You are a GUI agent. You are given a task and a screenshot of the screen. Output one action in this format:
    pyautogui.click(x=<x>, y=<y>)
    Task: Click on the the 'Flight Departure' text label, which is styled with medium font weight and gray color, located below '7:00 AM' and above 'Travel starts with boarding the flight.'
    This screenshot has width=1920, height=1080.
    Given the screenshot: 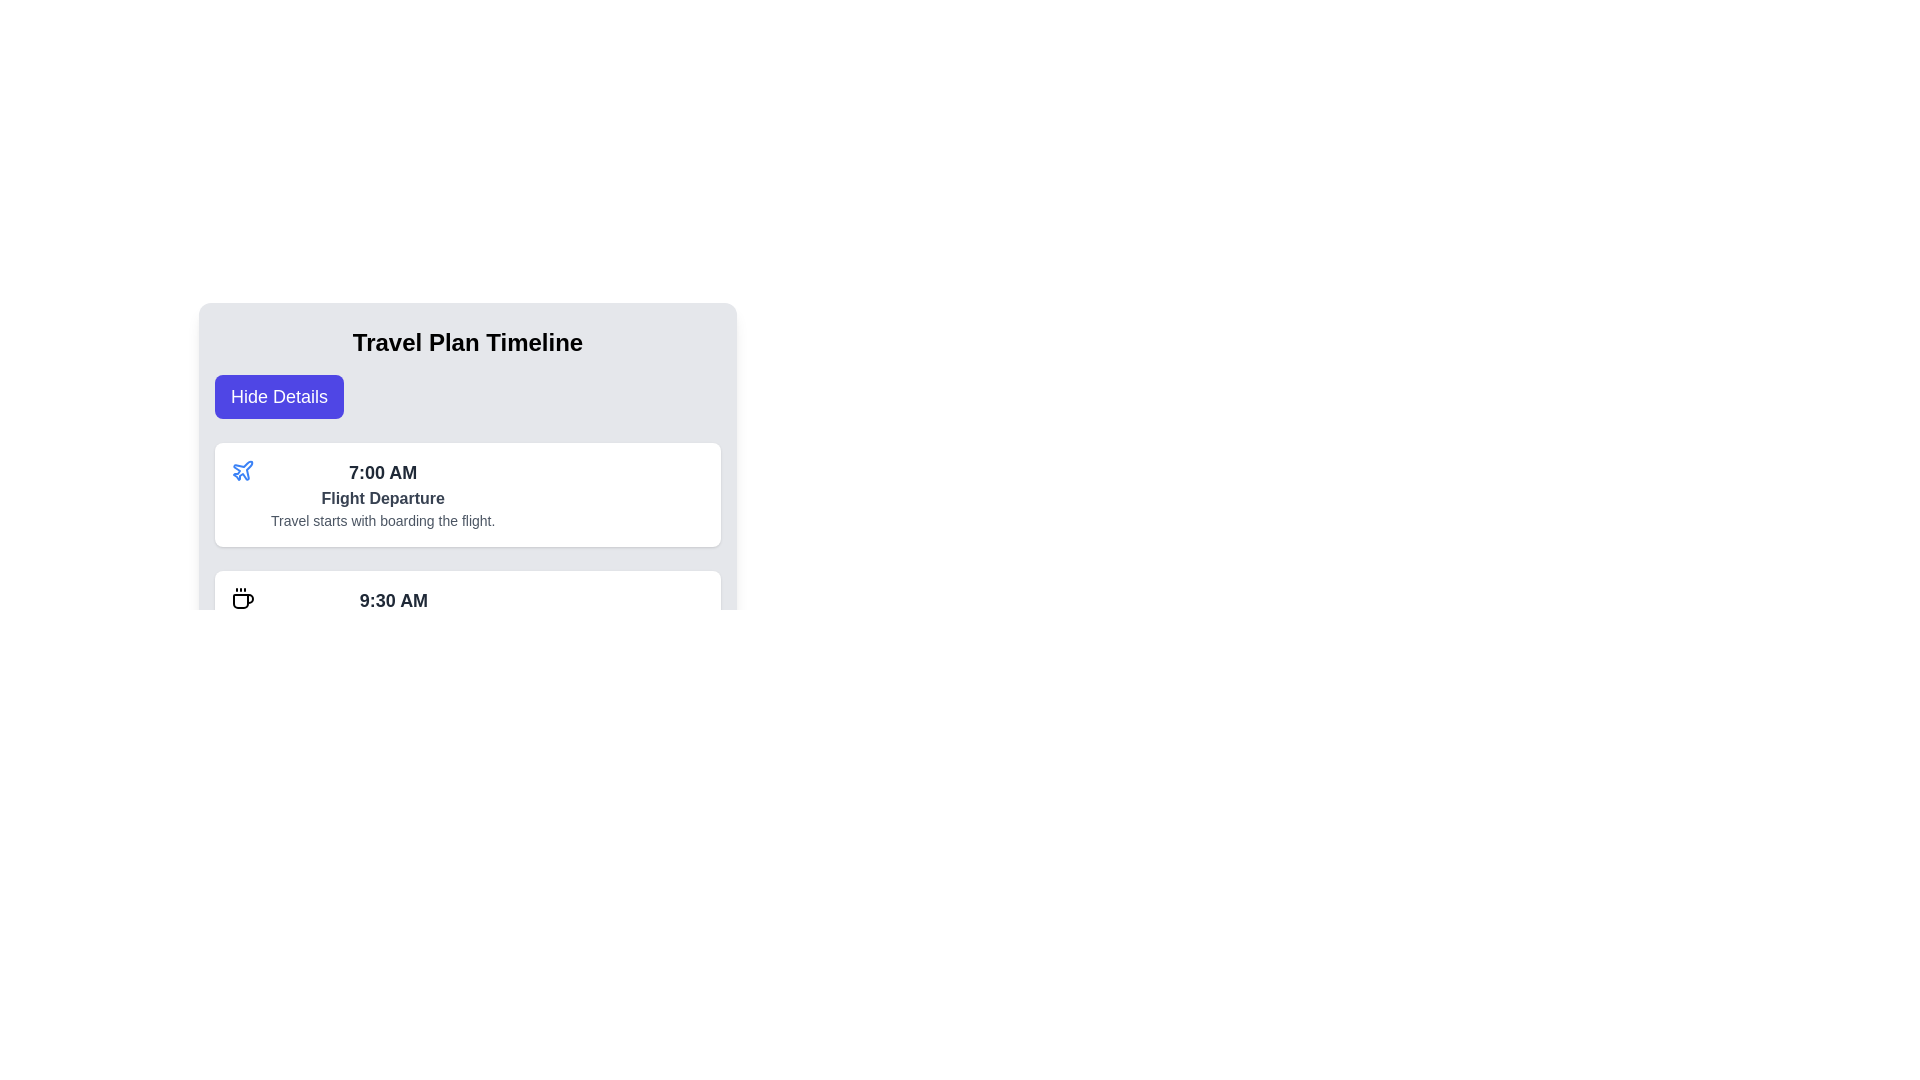 What is the action you would take?
    pyautogui.click(x=383, y=497)
    